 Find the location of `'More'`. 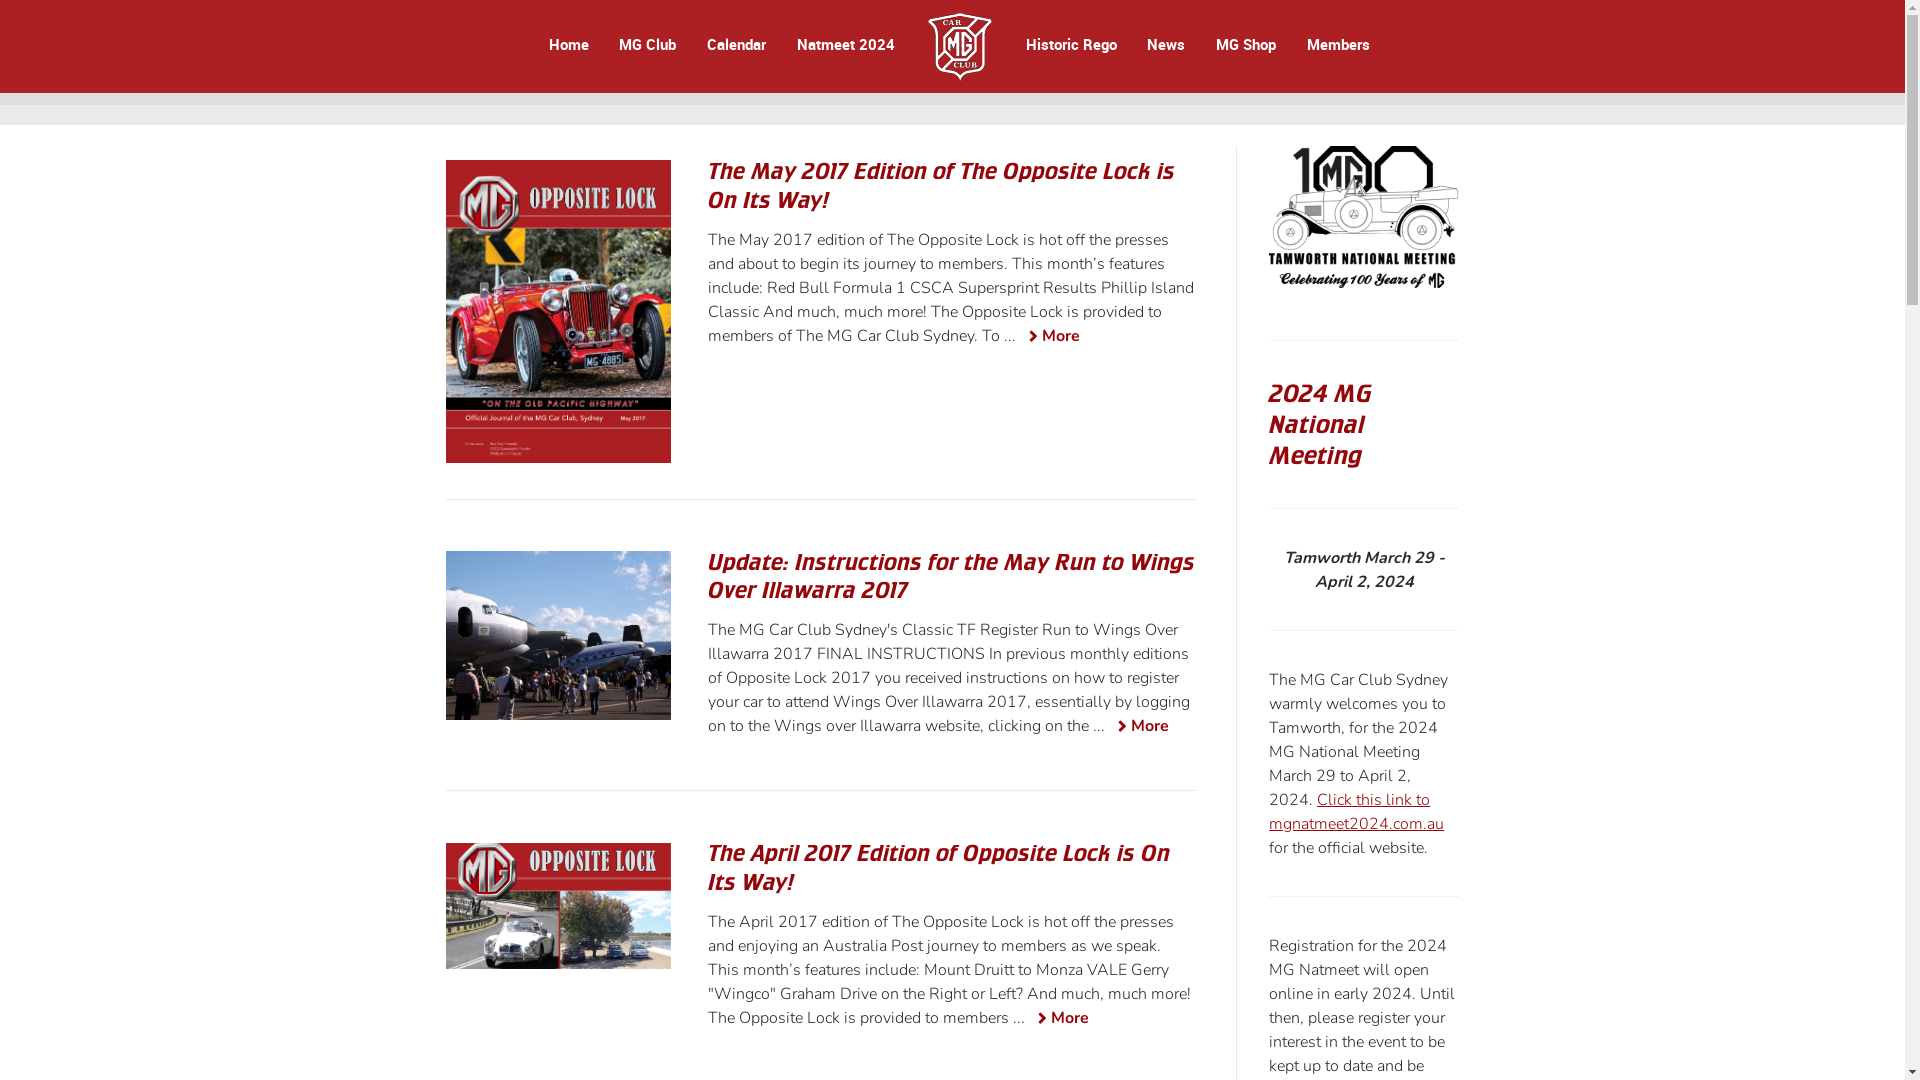

'More' is located at coordinates (1049, 336).